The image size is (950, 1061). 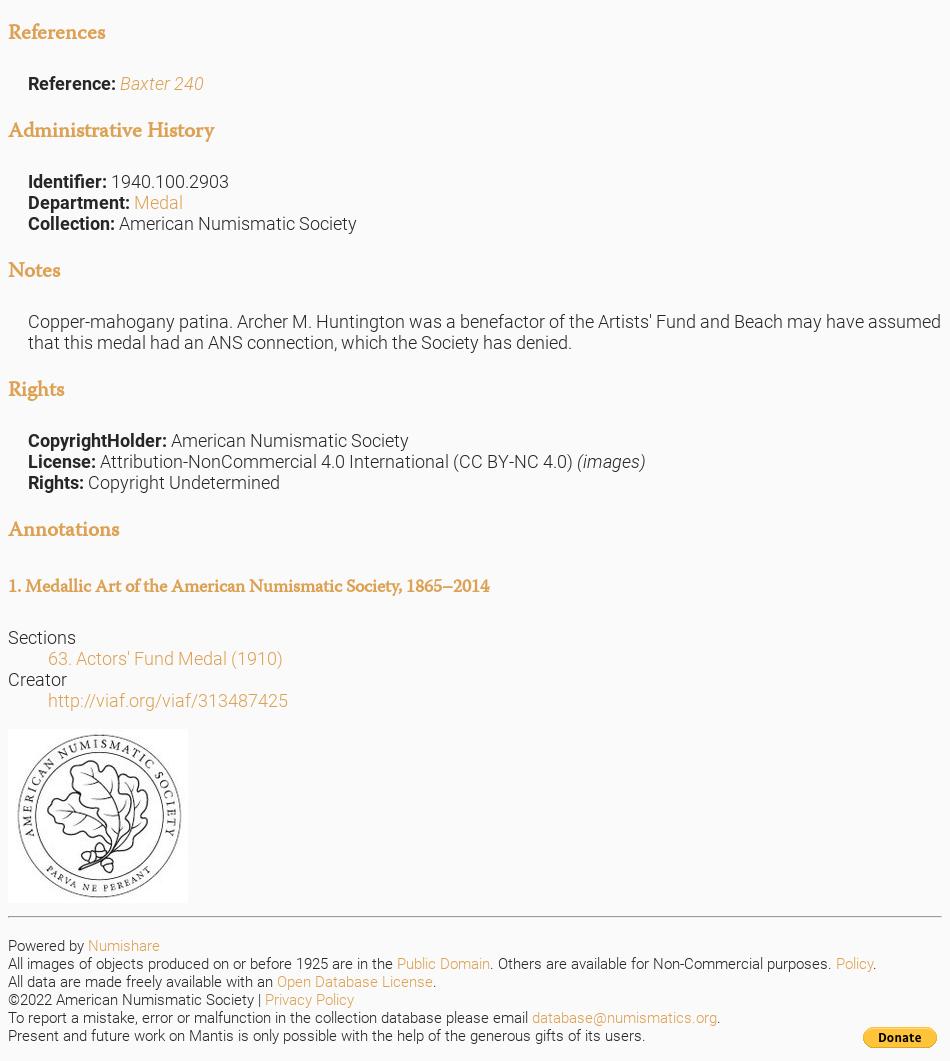 I want to click on 'Administrative History', so click(x=110, y=131).